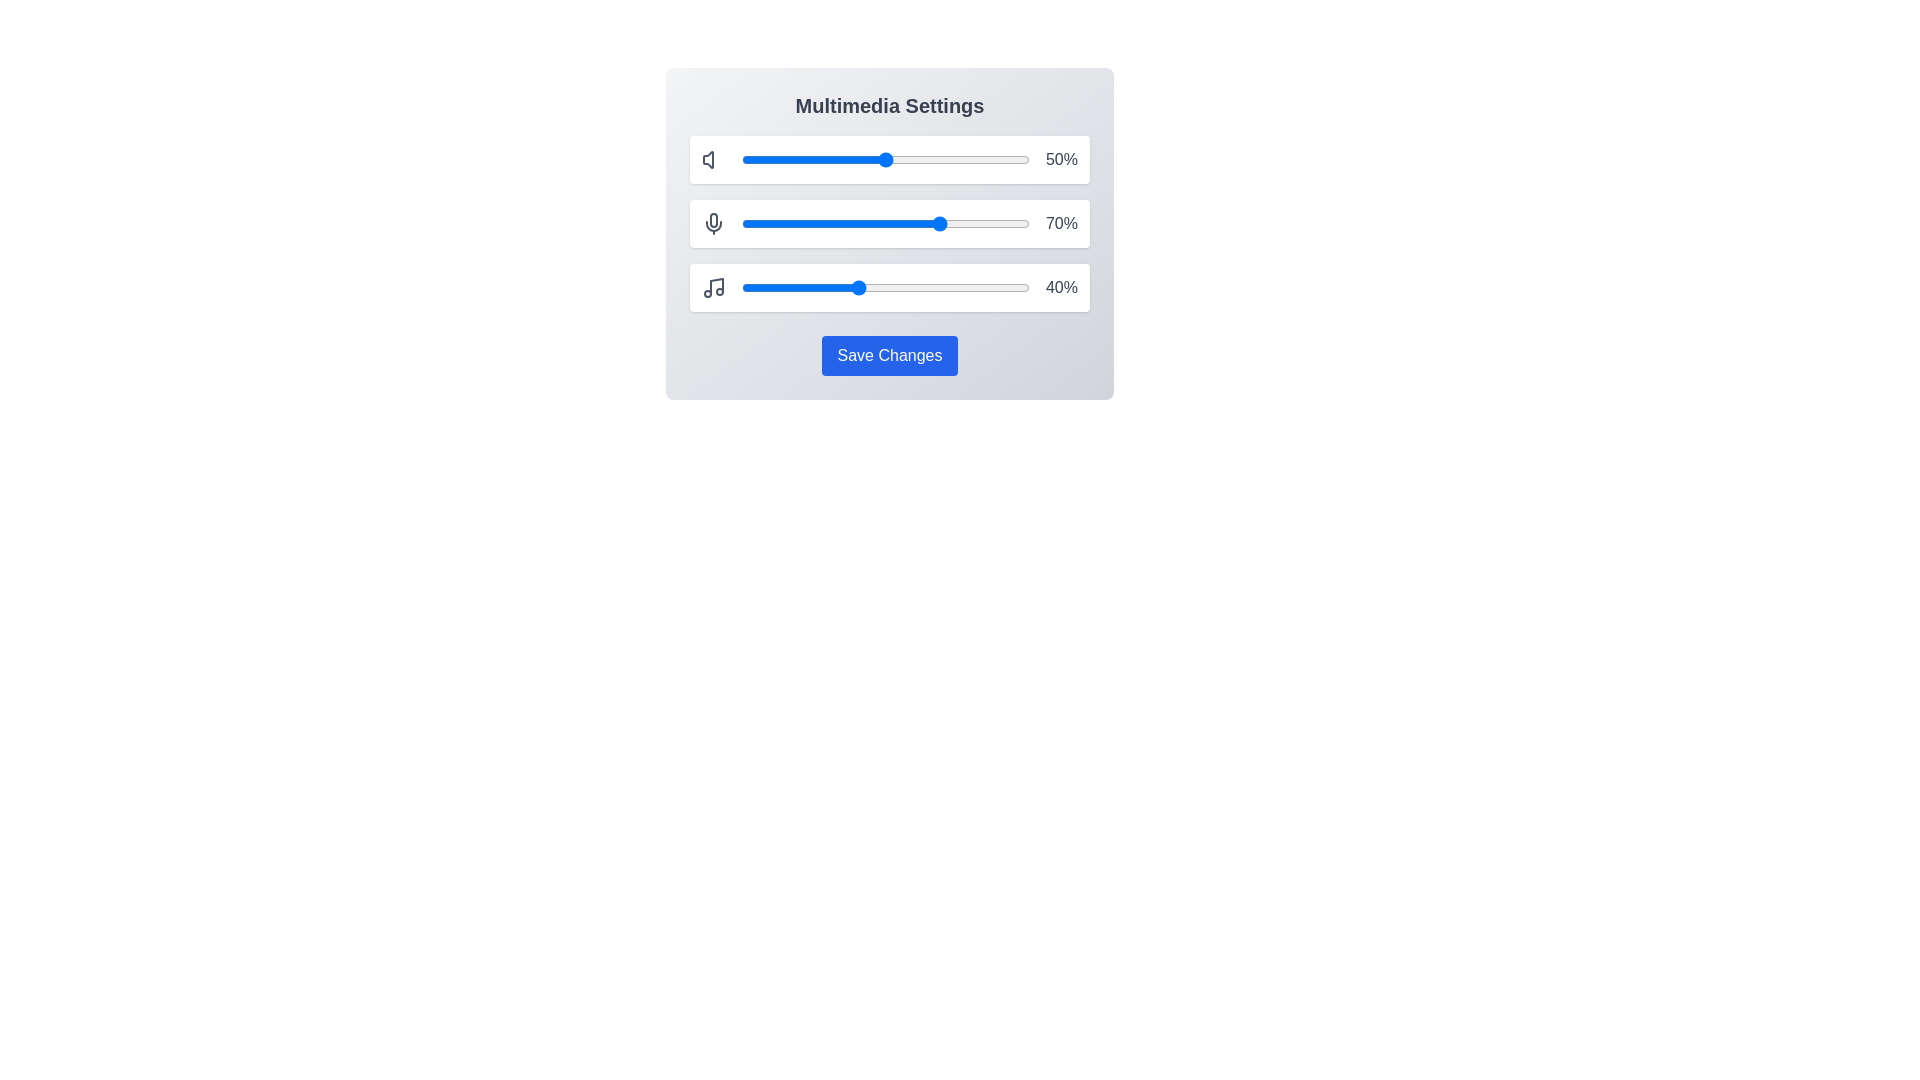 The width and height of the screenshot is (1920, 1080). What do you see at coordinates (887, 158) in the screenshot?
I see `the volume slider to 51%` at bounding box center [887, 158].